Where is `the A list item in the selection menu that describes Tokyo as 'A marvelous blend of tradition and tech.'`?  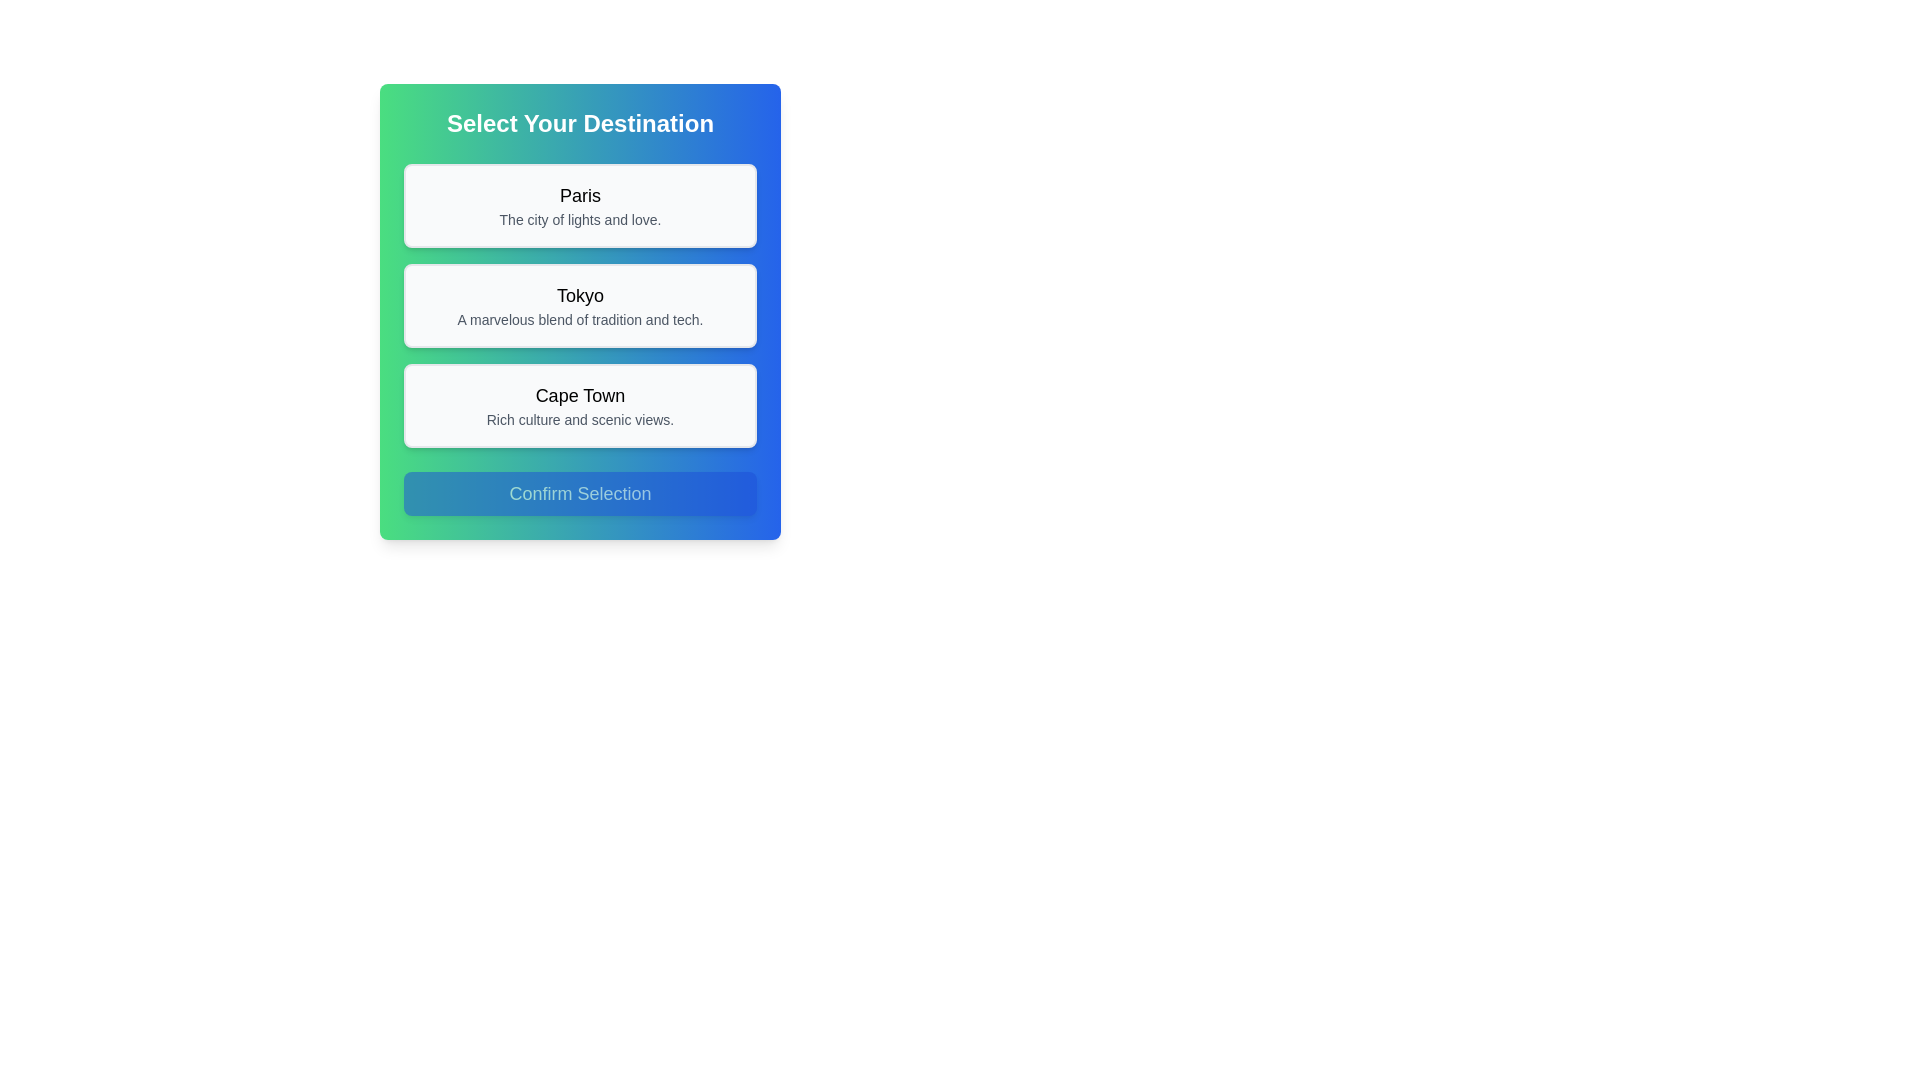
the A list item in the selection menu that describes Tokyo as 'A marvelous blend of tradition and tech.' is located at coordinates (579, 305).